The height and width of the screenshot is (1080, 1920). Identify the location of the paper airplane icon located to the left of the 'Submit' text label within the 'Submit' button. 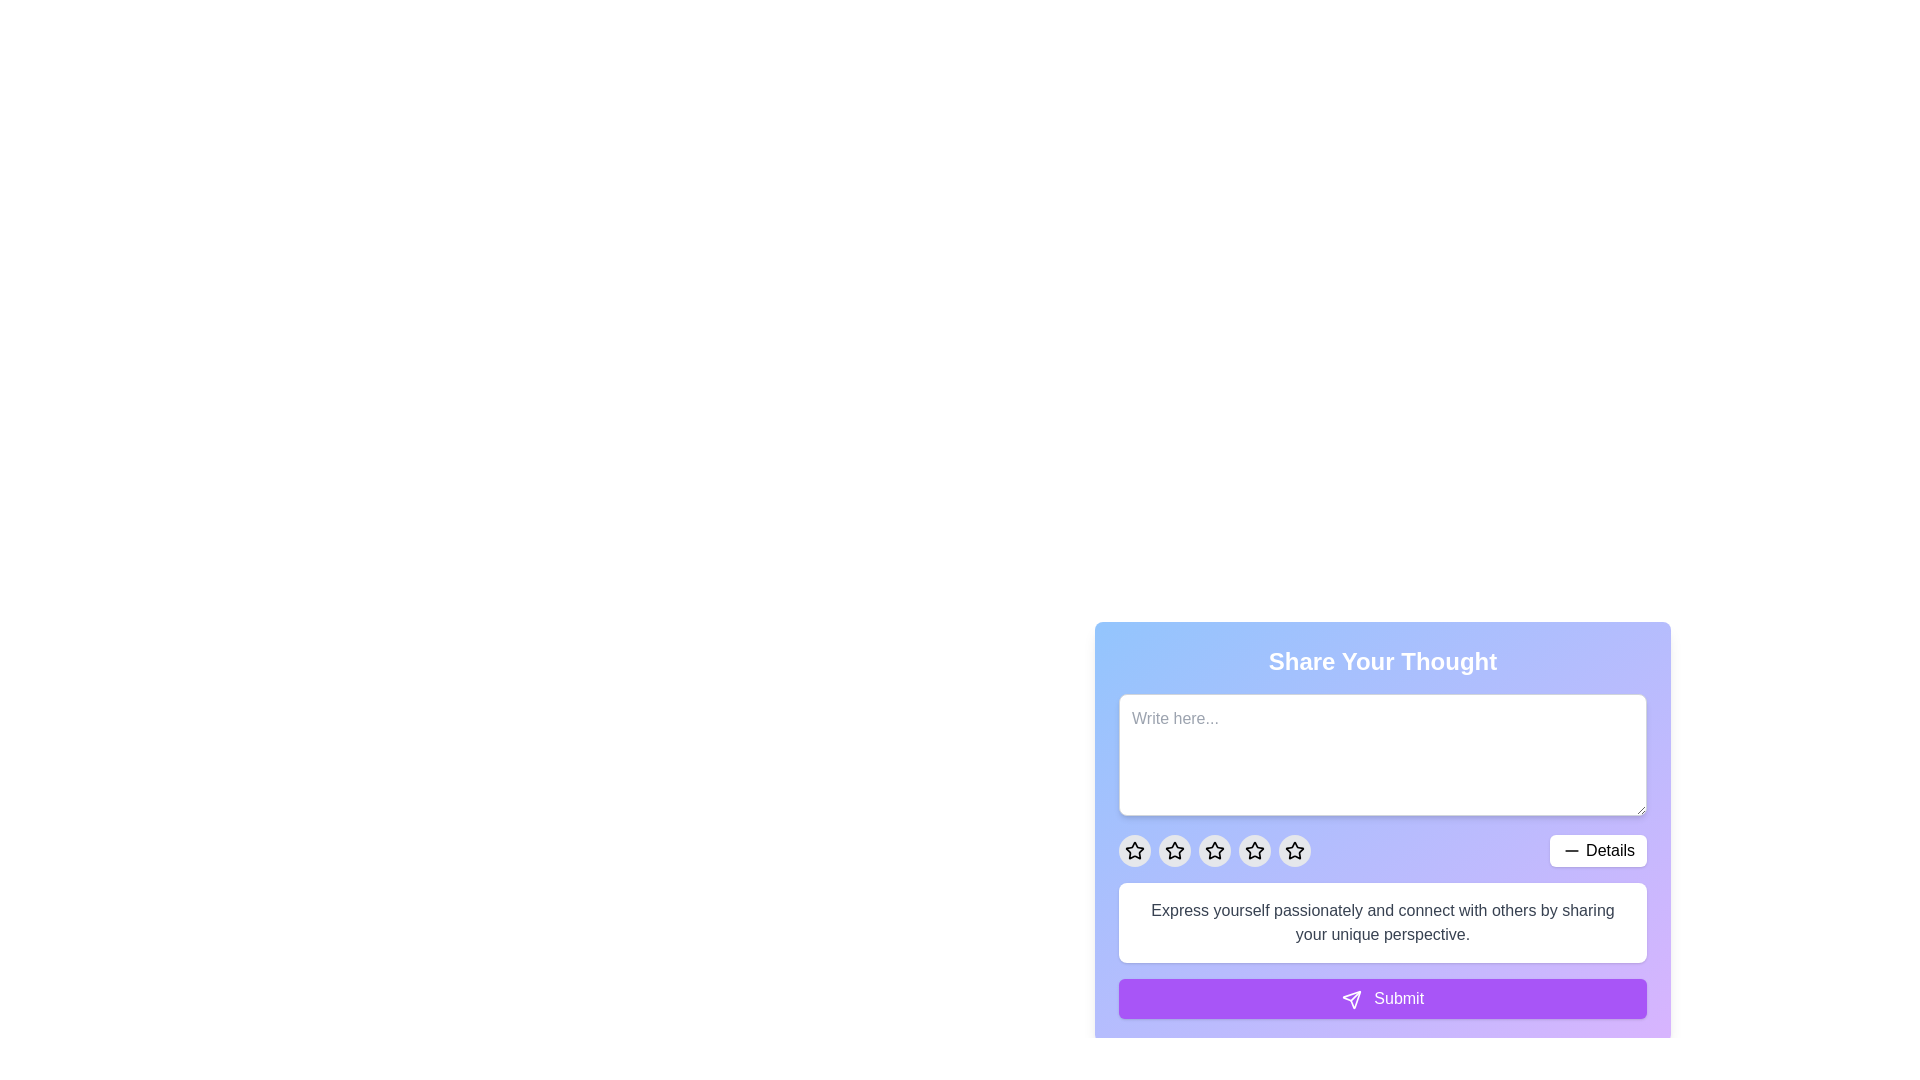
(1351, 999).